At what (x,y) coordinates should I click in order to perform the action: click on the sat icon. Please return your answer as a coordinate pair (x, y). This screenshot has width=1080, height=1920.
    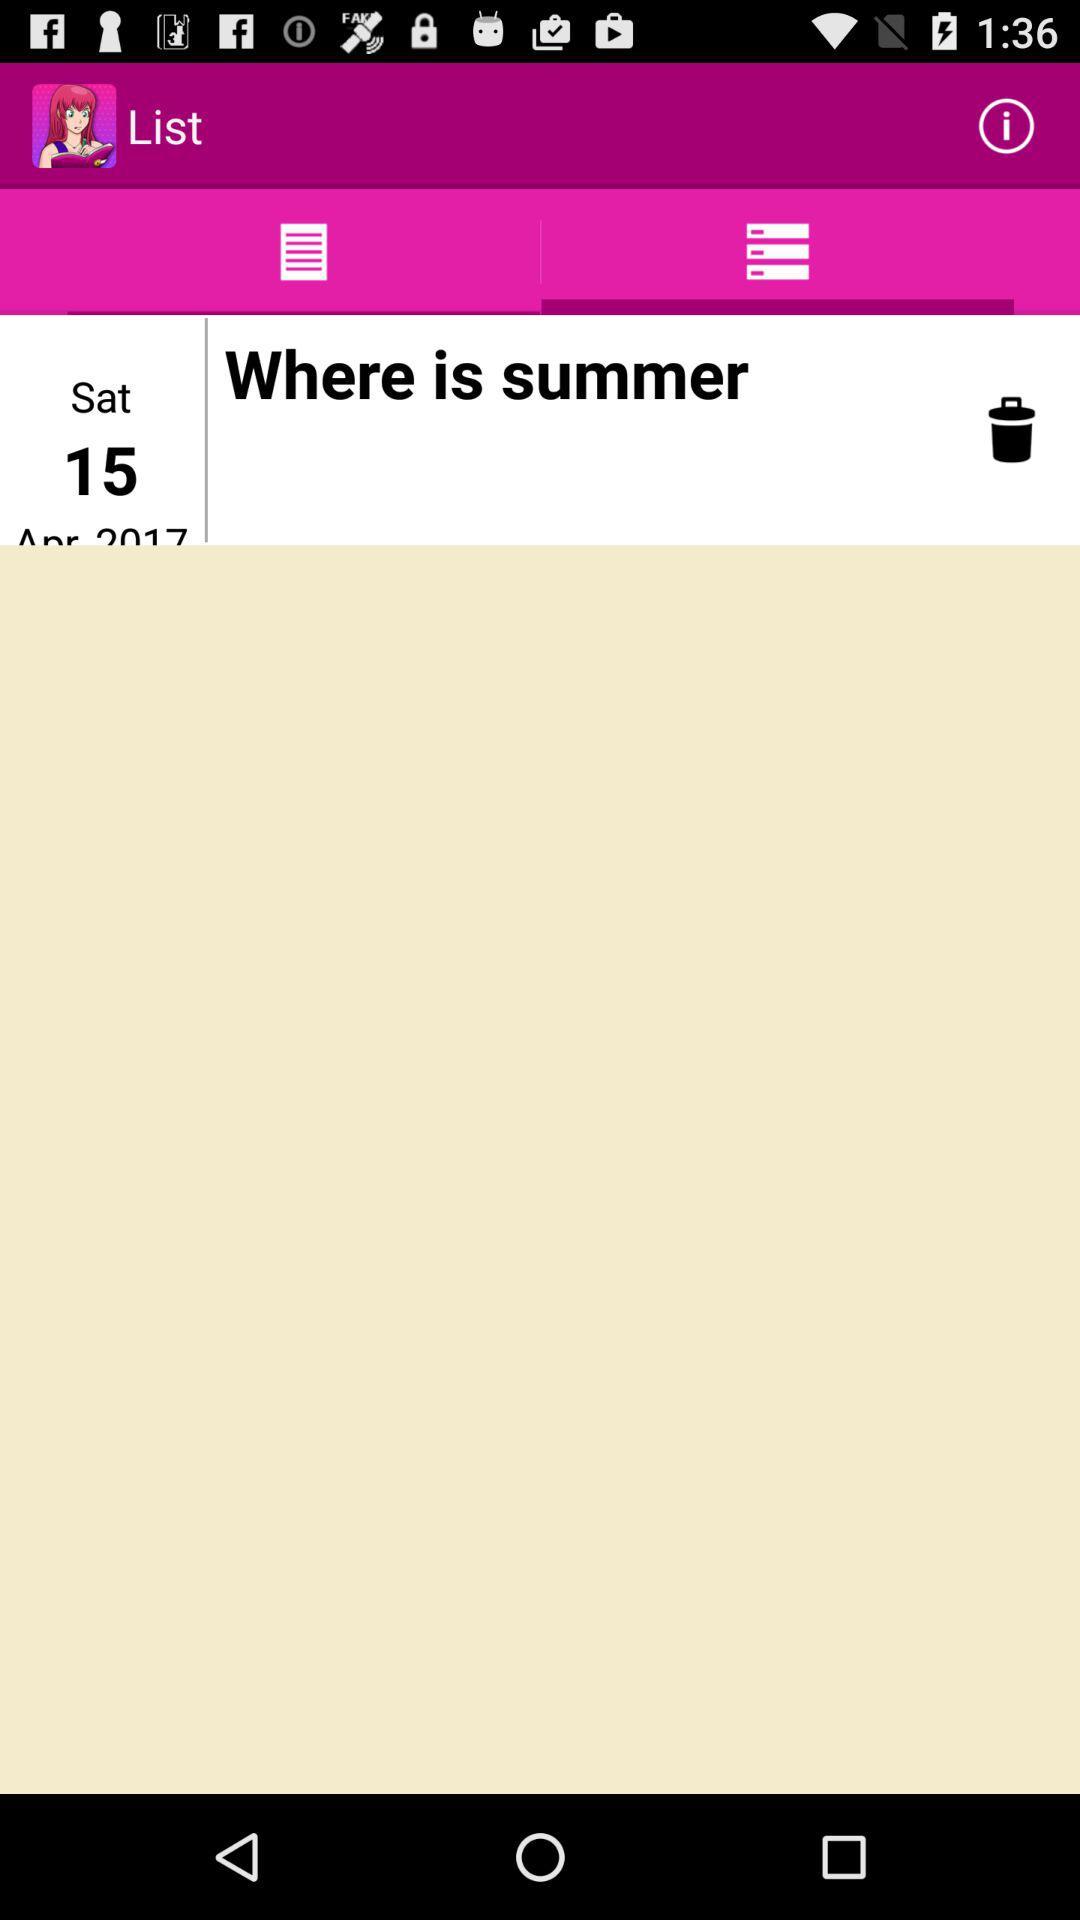
    Looking at the image, I should click on (100, 395).